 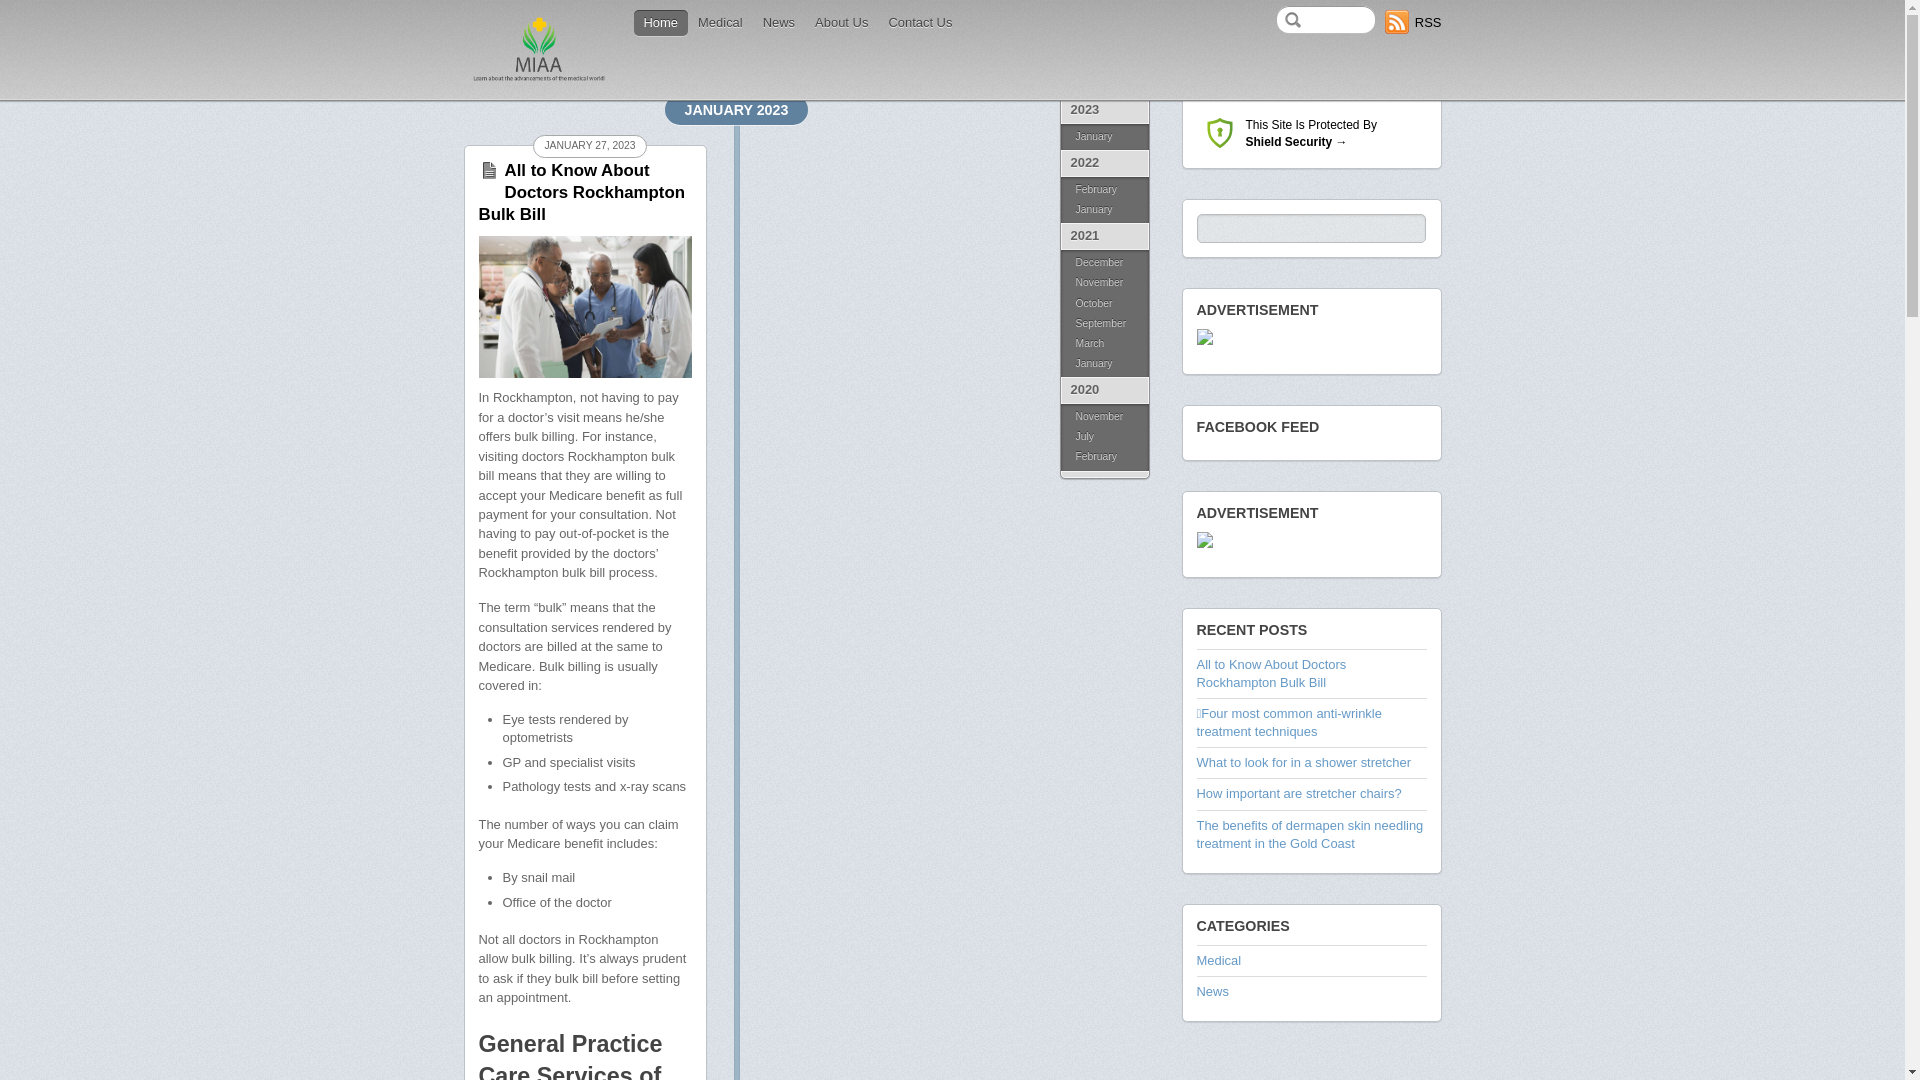 I want to click on 'RSS', so click(x=1412, y=22).